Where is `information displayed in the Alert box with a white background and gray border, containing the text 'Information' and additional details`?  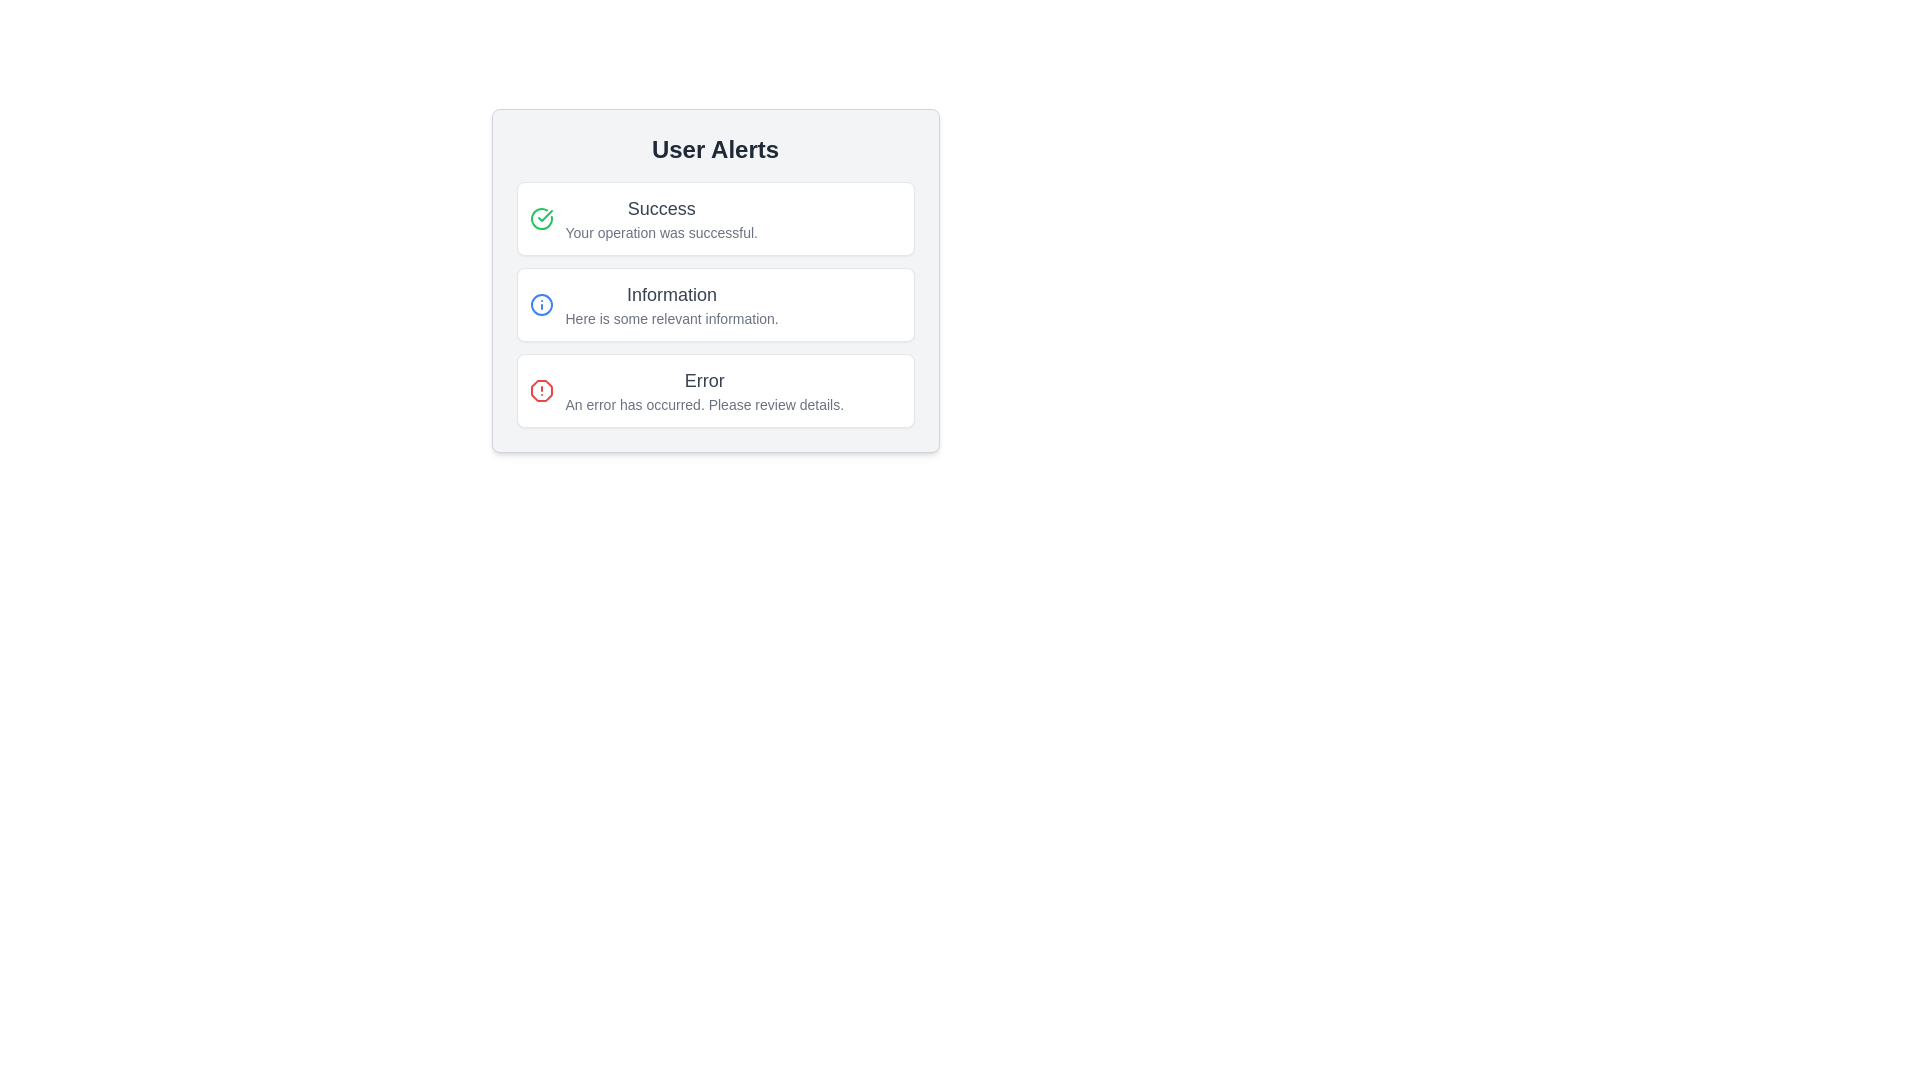
information displayed in the Alert box with a white background and gray border, containing the text 'Information' and additional details is located at coordinates (715, 304).